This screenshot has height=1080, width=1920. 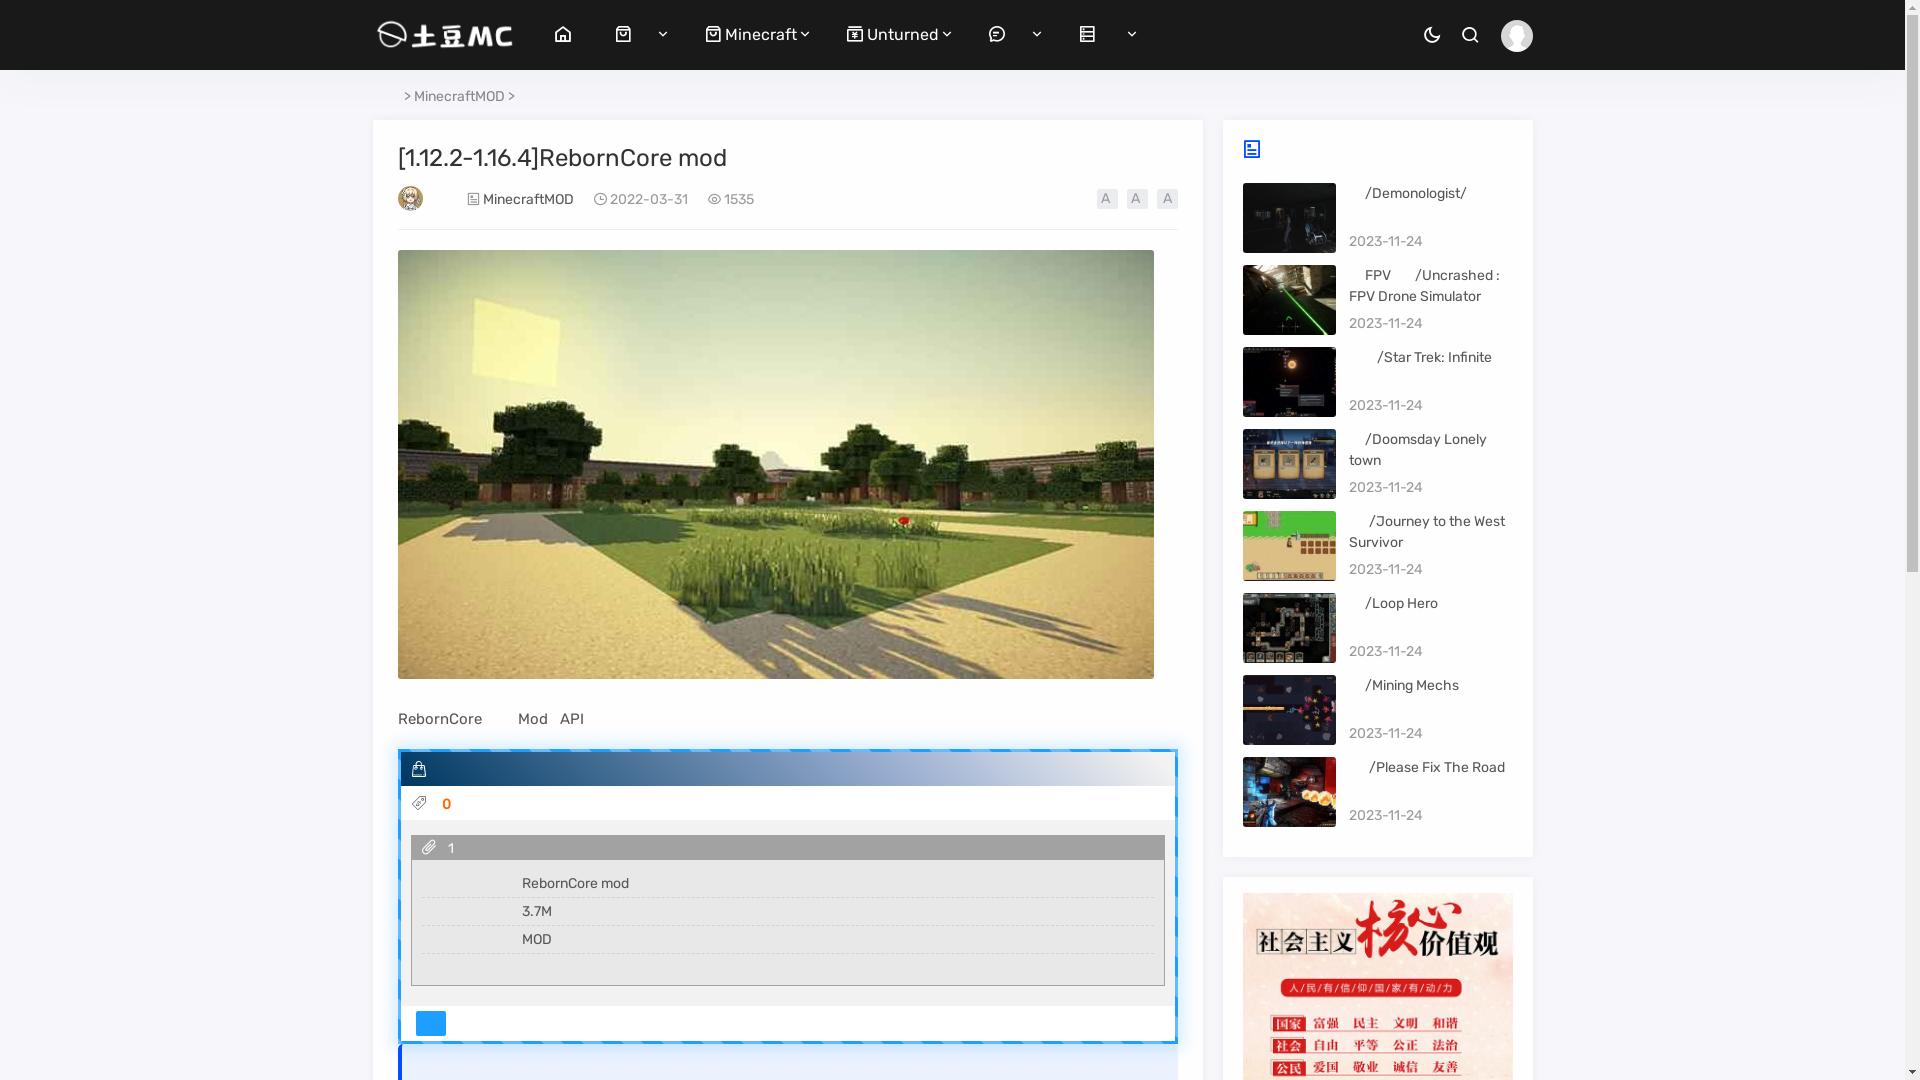 I want to click on 'Unturned', so click(x=891, y=34).